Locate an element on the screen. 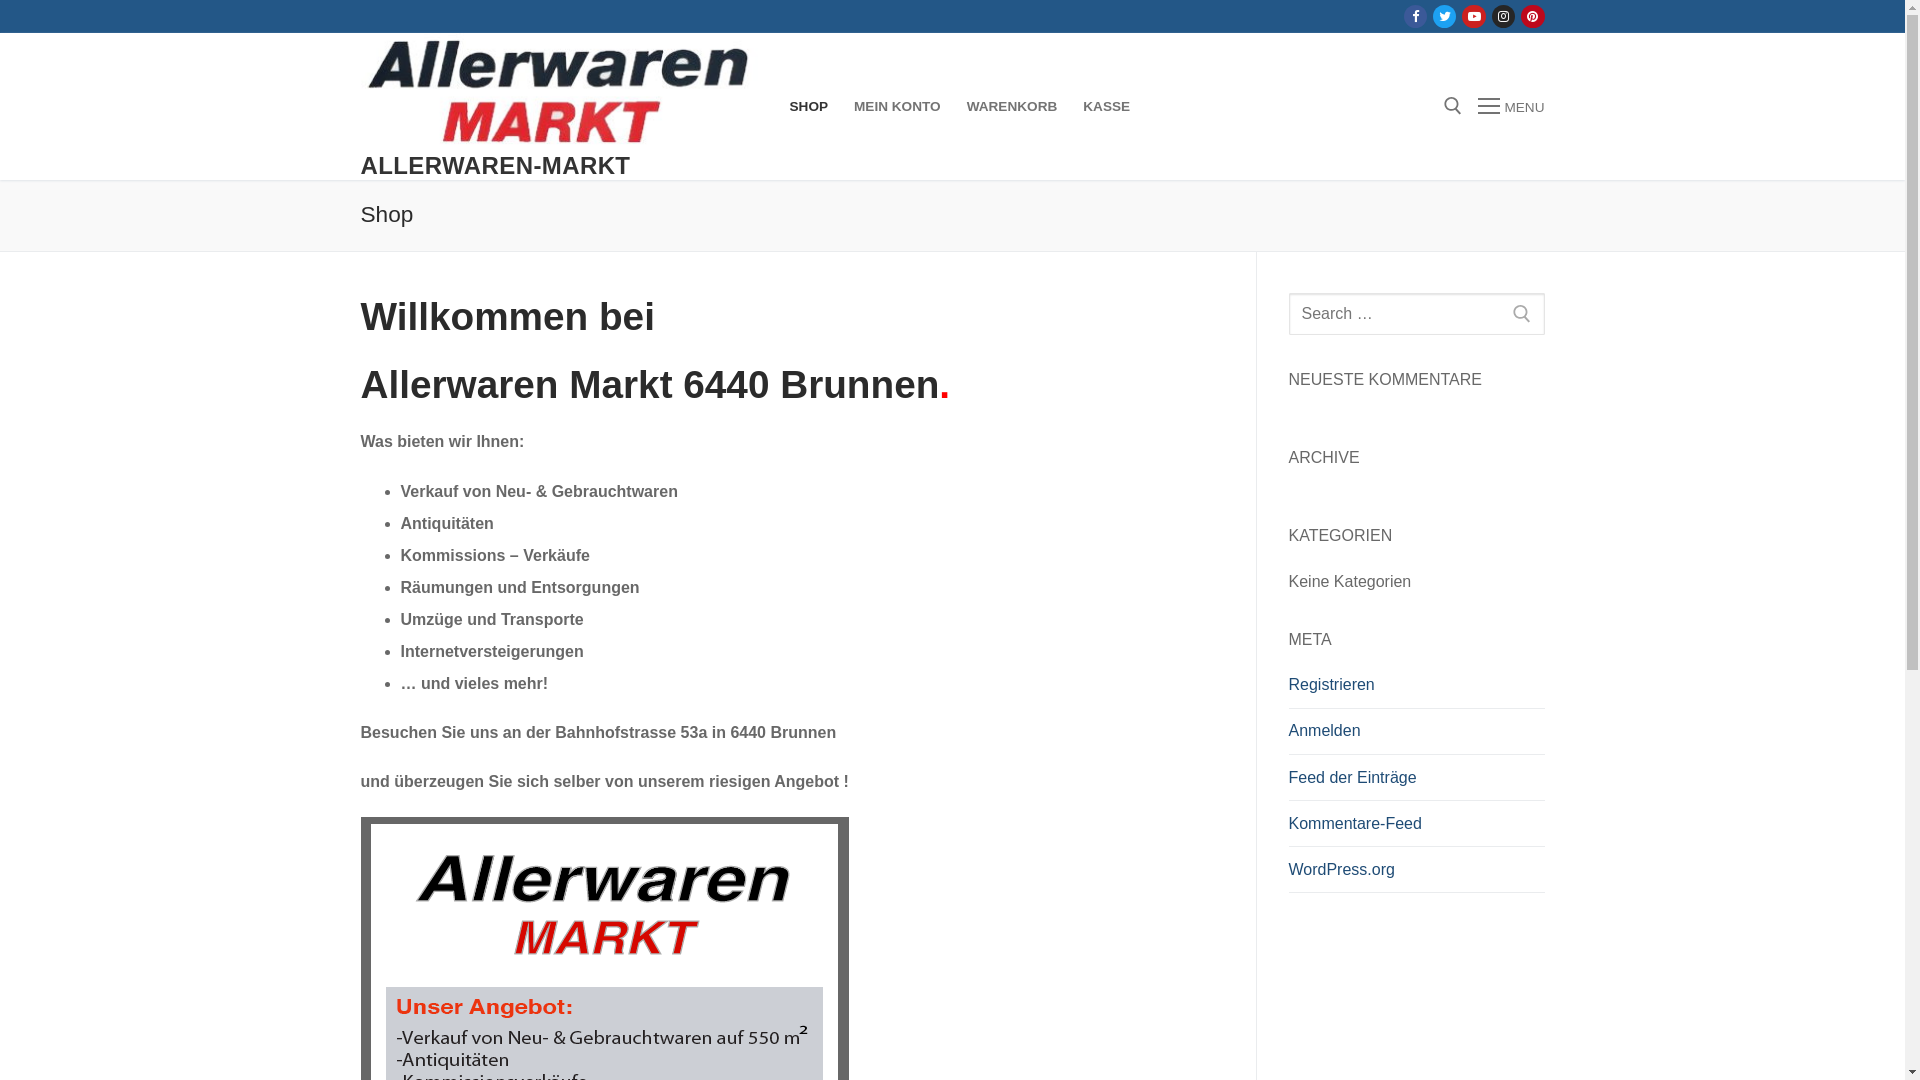 The width and height of the screenshot is (1920, 1080). 'SHOP' is located at coordinates (808, 107).